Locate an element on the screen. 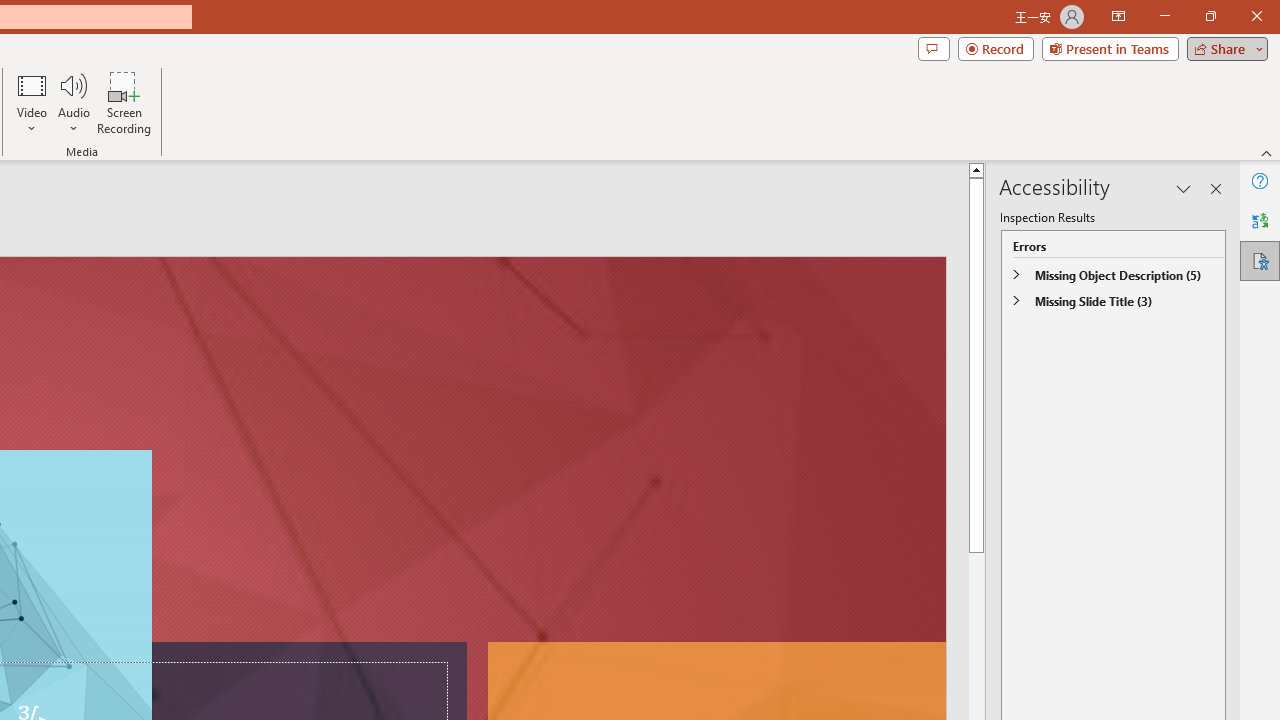 This screenshot has width=1280, height=720. 'Ribbon Display Options' is located at coordinates (1117, 16).